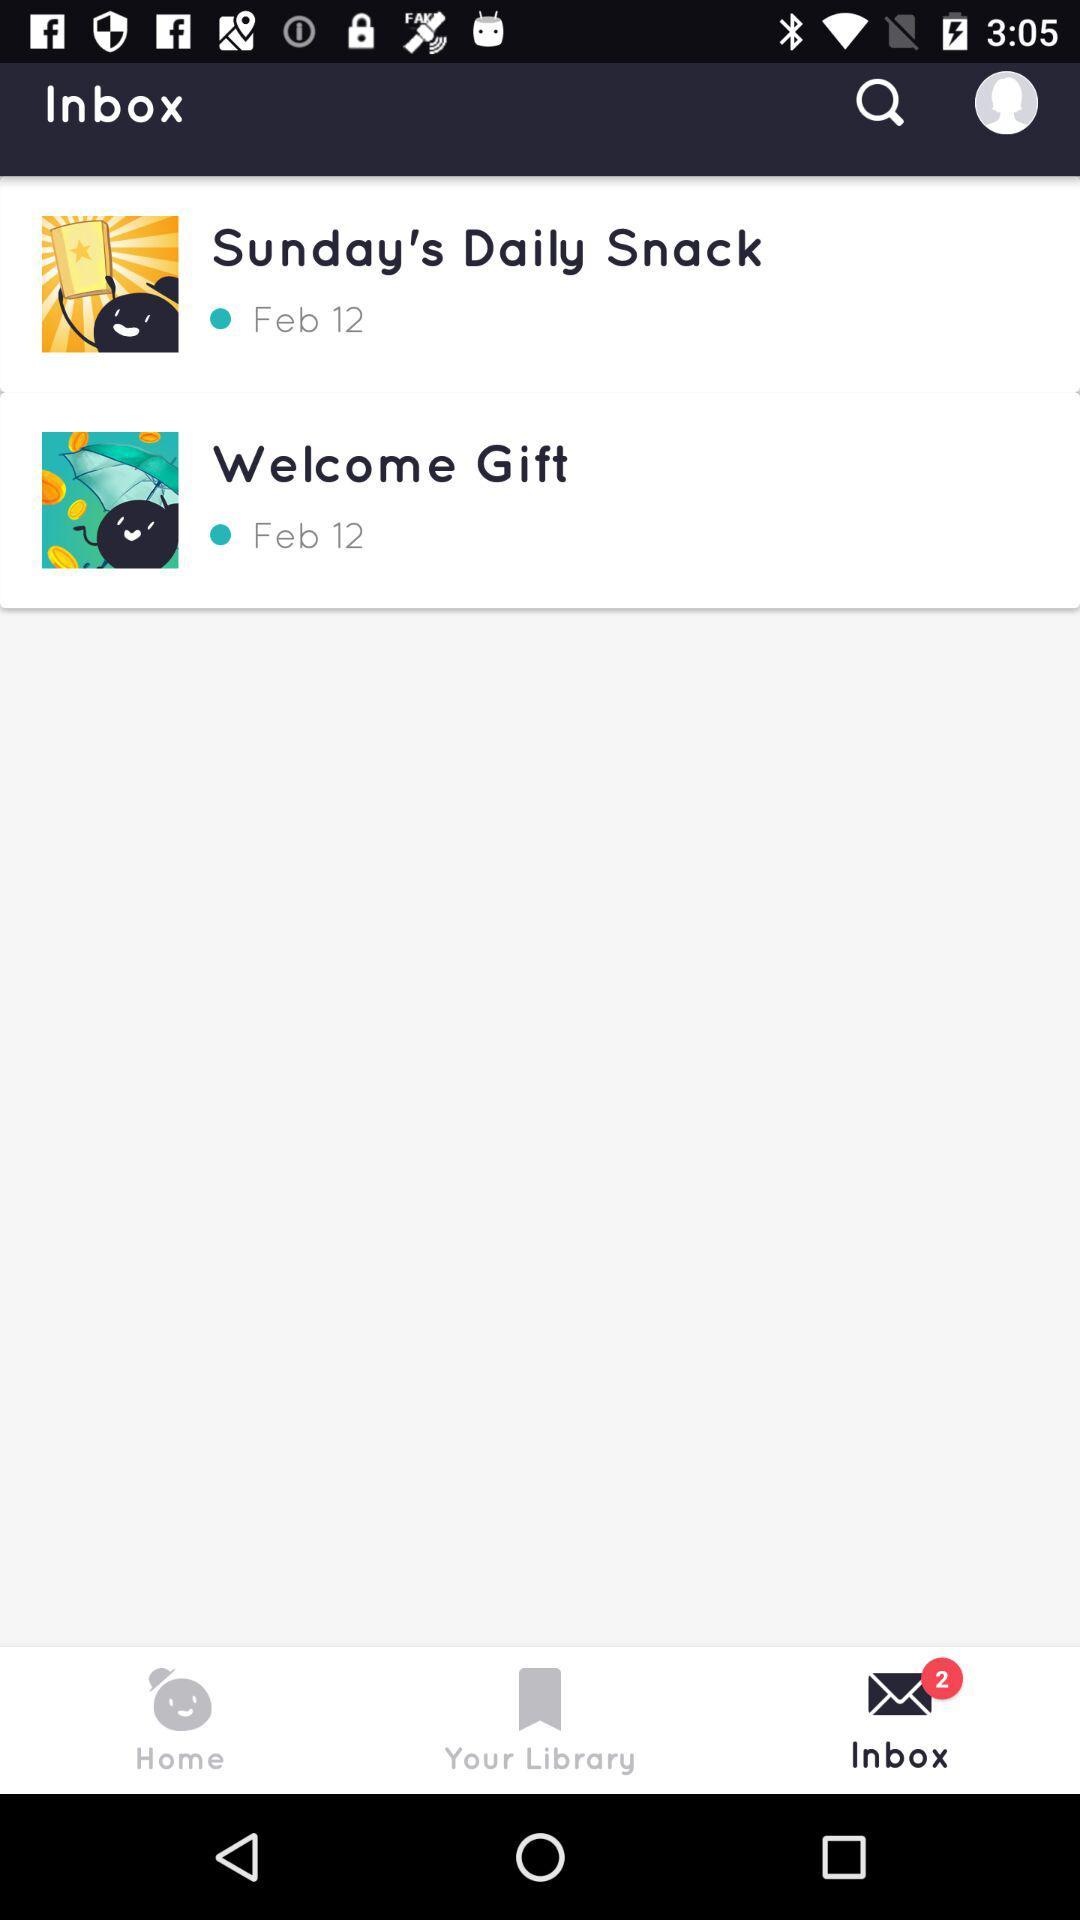 This screenshot has height=1920, width=1080. I want to click on the first image appearing, so click(110, 283).